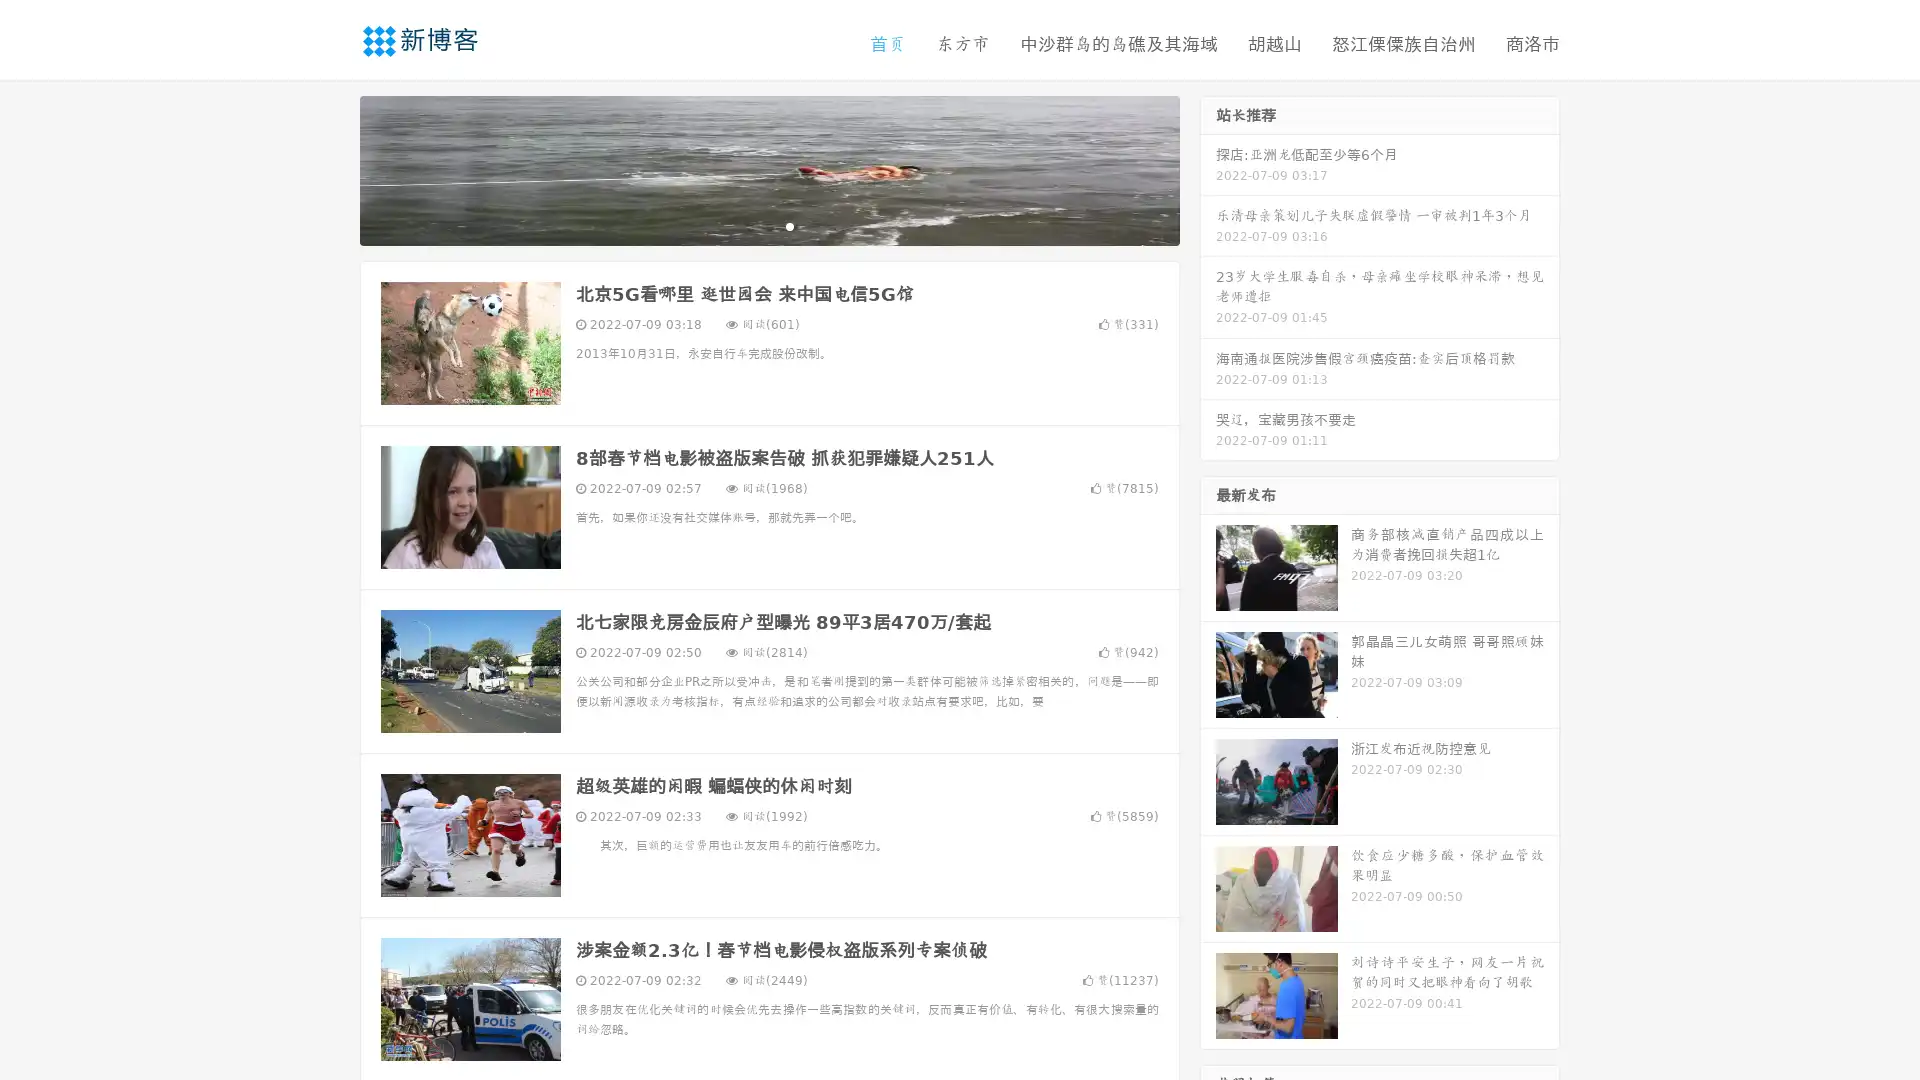 The height and width of the screenshot is (1080, 1920). Describe the element at coordinates (768, 225) in the screenshot. I see `Go to slide 2` at that location.